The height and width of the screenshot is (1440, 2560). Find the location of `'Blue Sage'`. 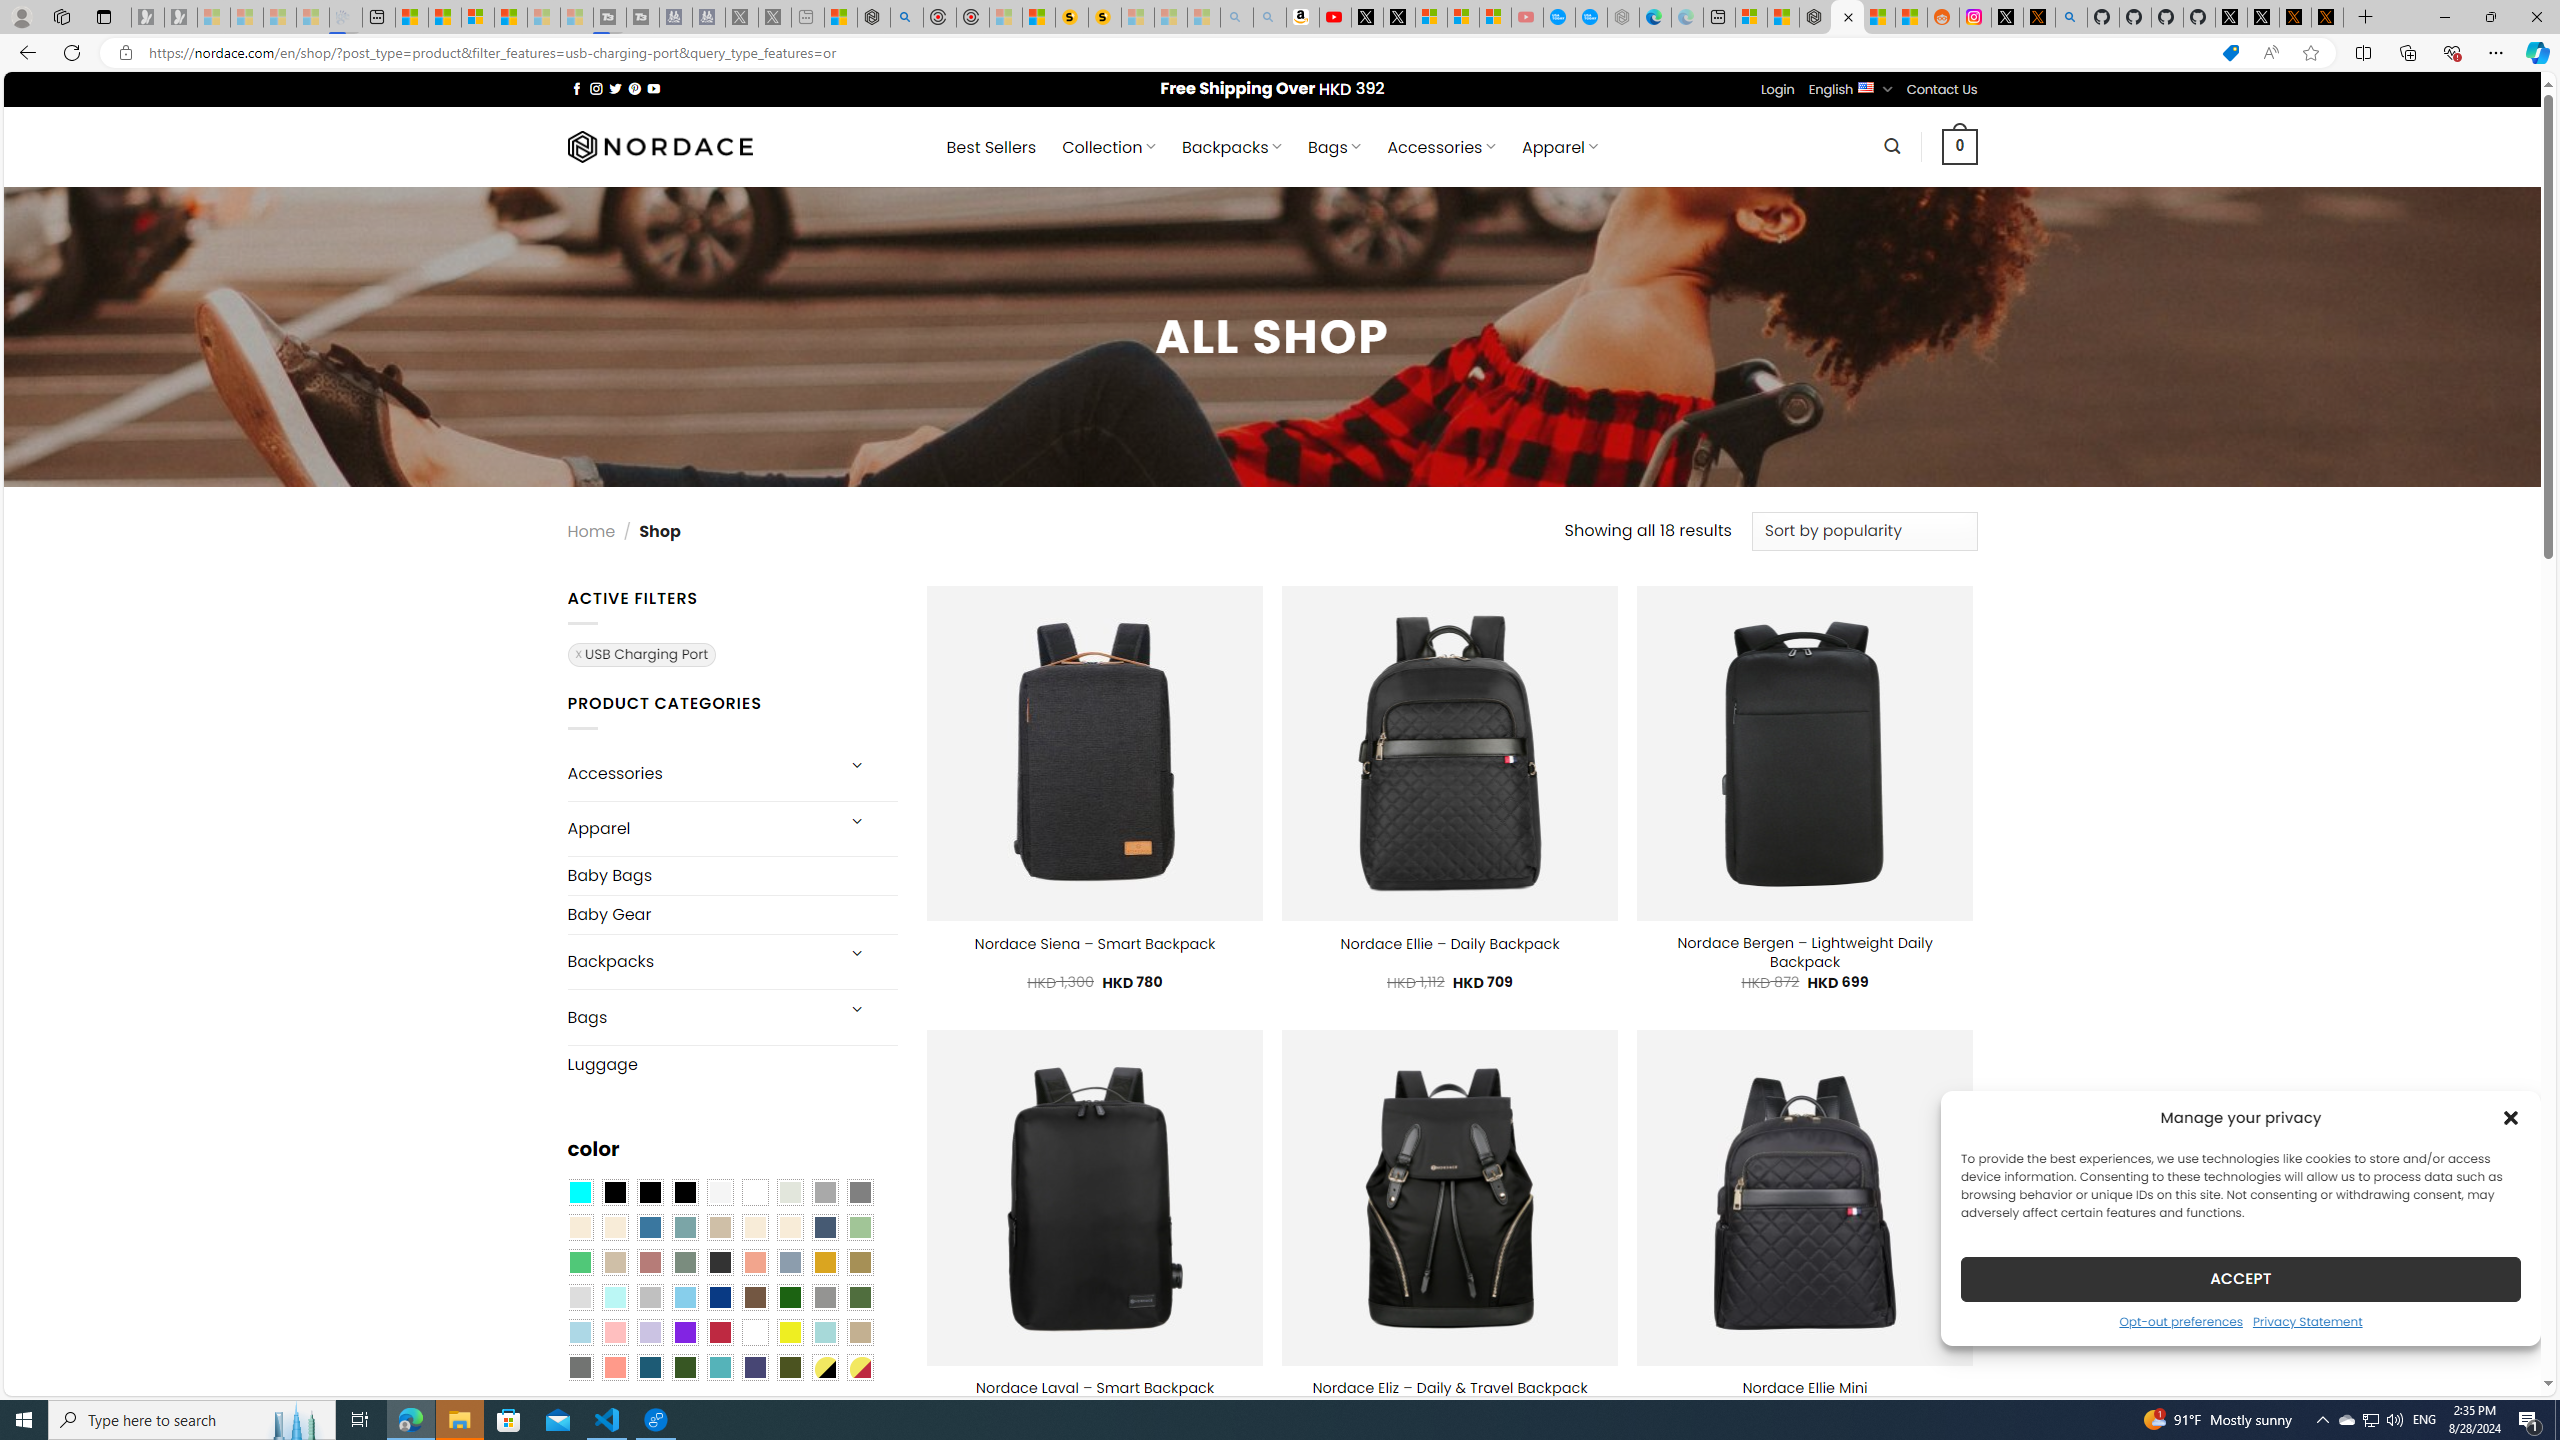

'Blue Sage' is located at coordinates (684, 1228).